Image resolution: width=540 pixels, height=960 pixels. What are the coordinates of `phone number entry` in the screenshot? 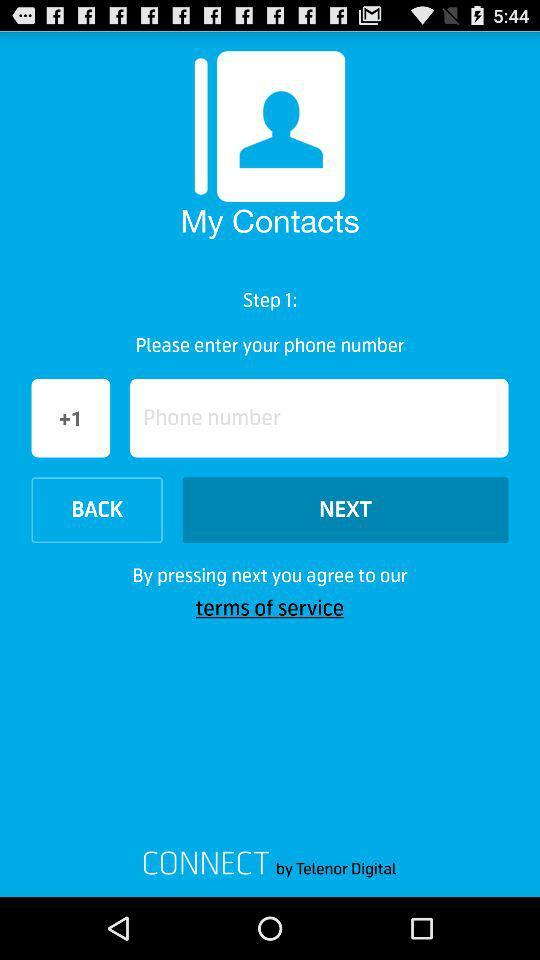 It's located at (319, 417).